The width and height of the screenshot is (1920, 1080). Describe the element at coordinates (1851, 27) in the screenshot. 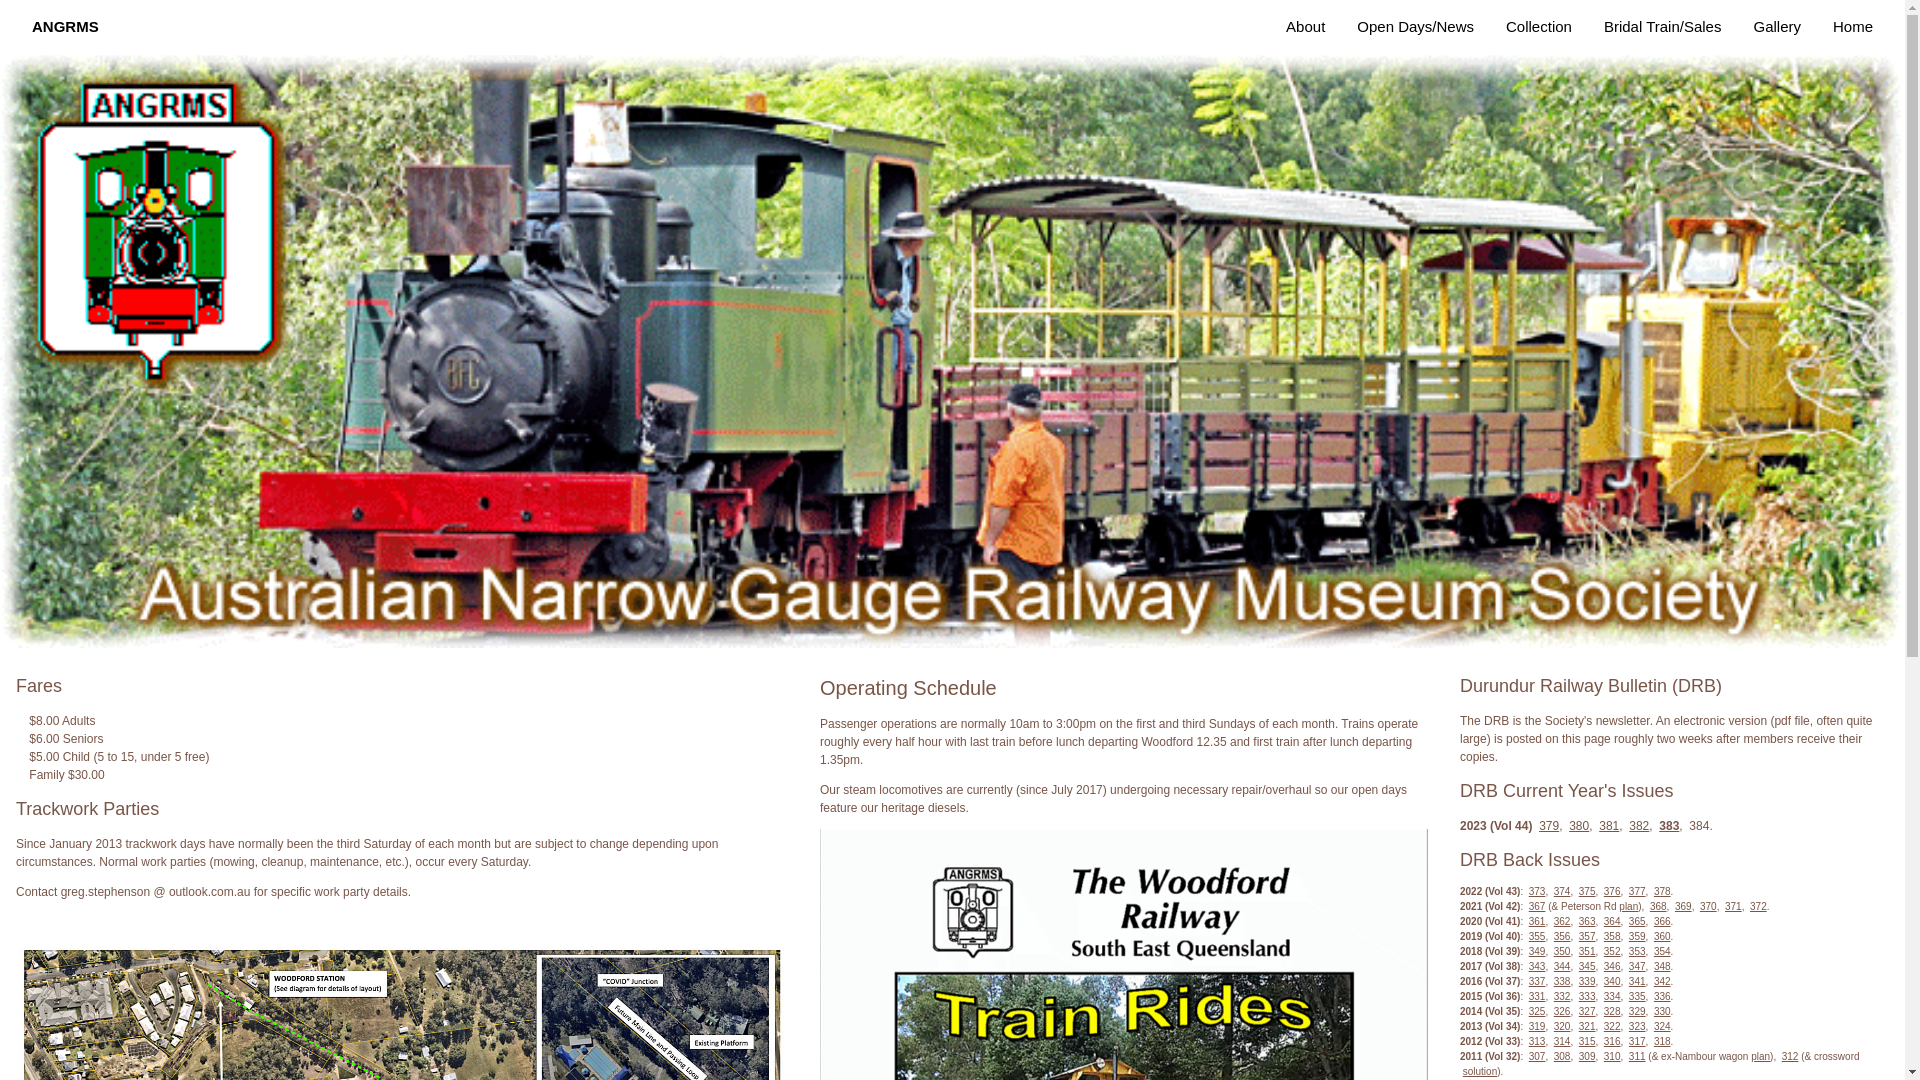

I see `'Home'` at that location.